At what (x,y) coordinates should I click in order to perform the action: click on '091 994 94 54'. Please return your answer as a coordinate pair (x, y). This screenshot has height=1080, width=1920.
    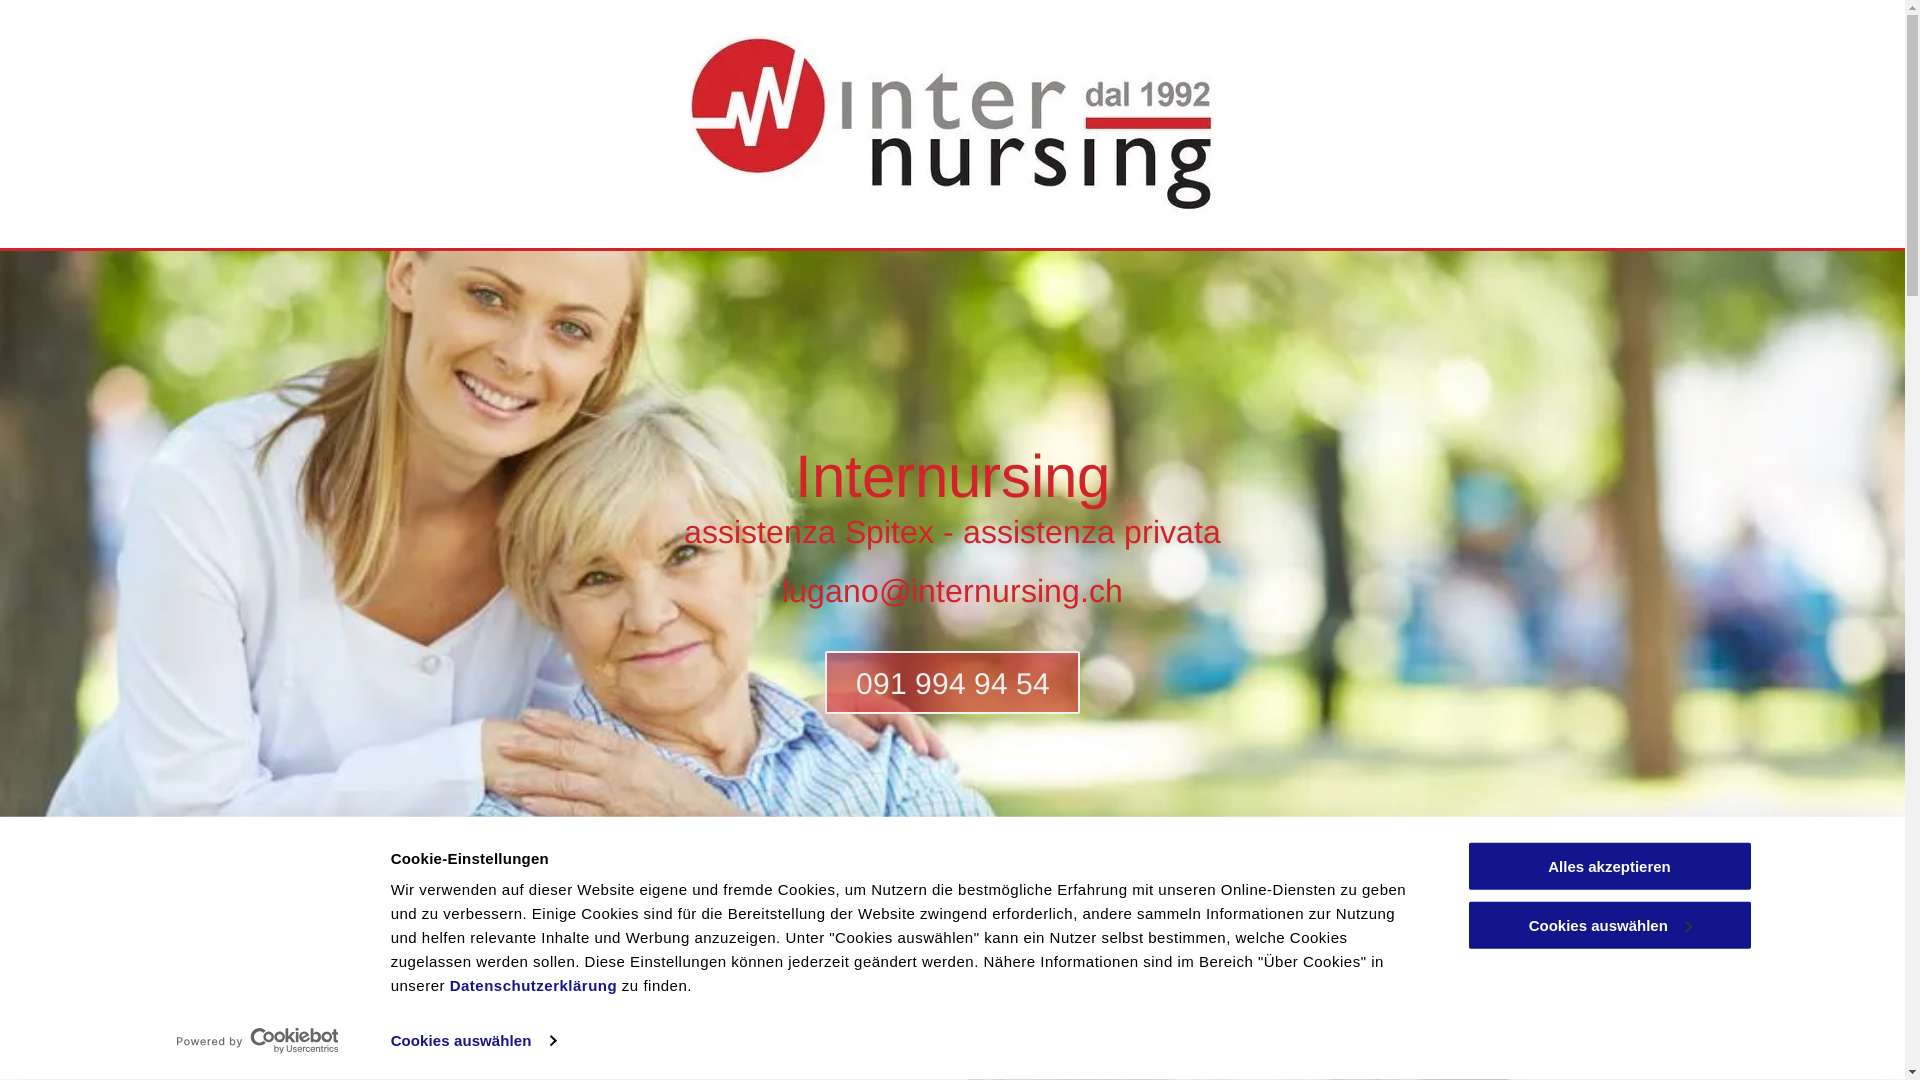
    Looking at the image, I should click on (951, 681).